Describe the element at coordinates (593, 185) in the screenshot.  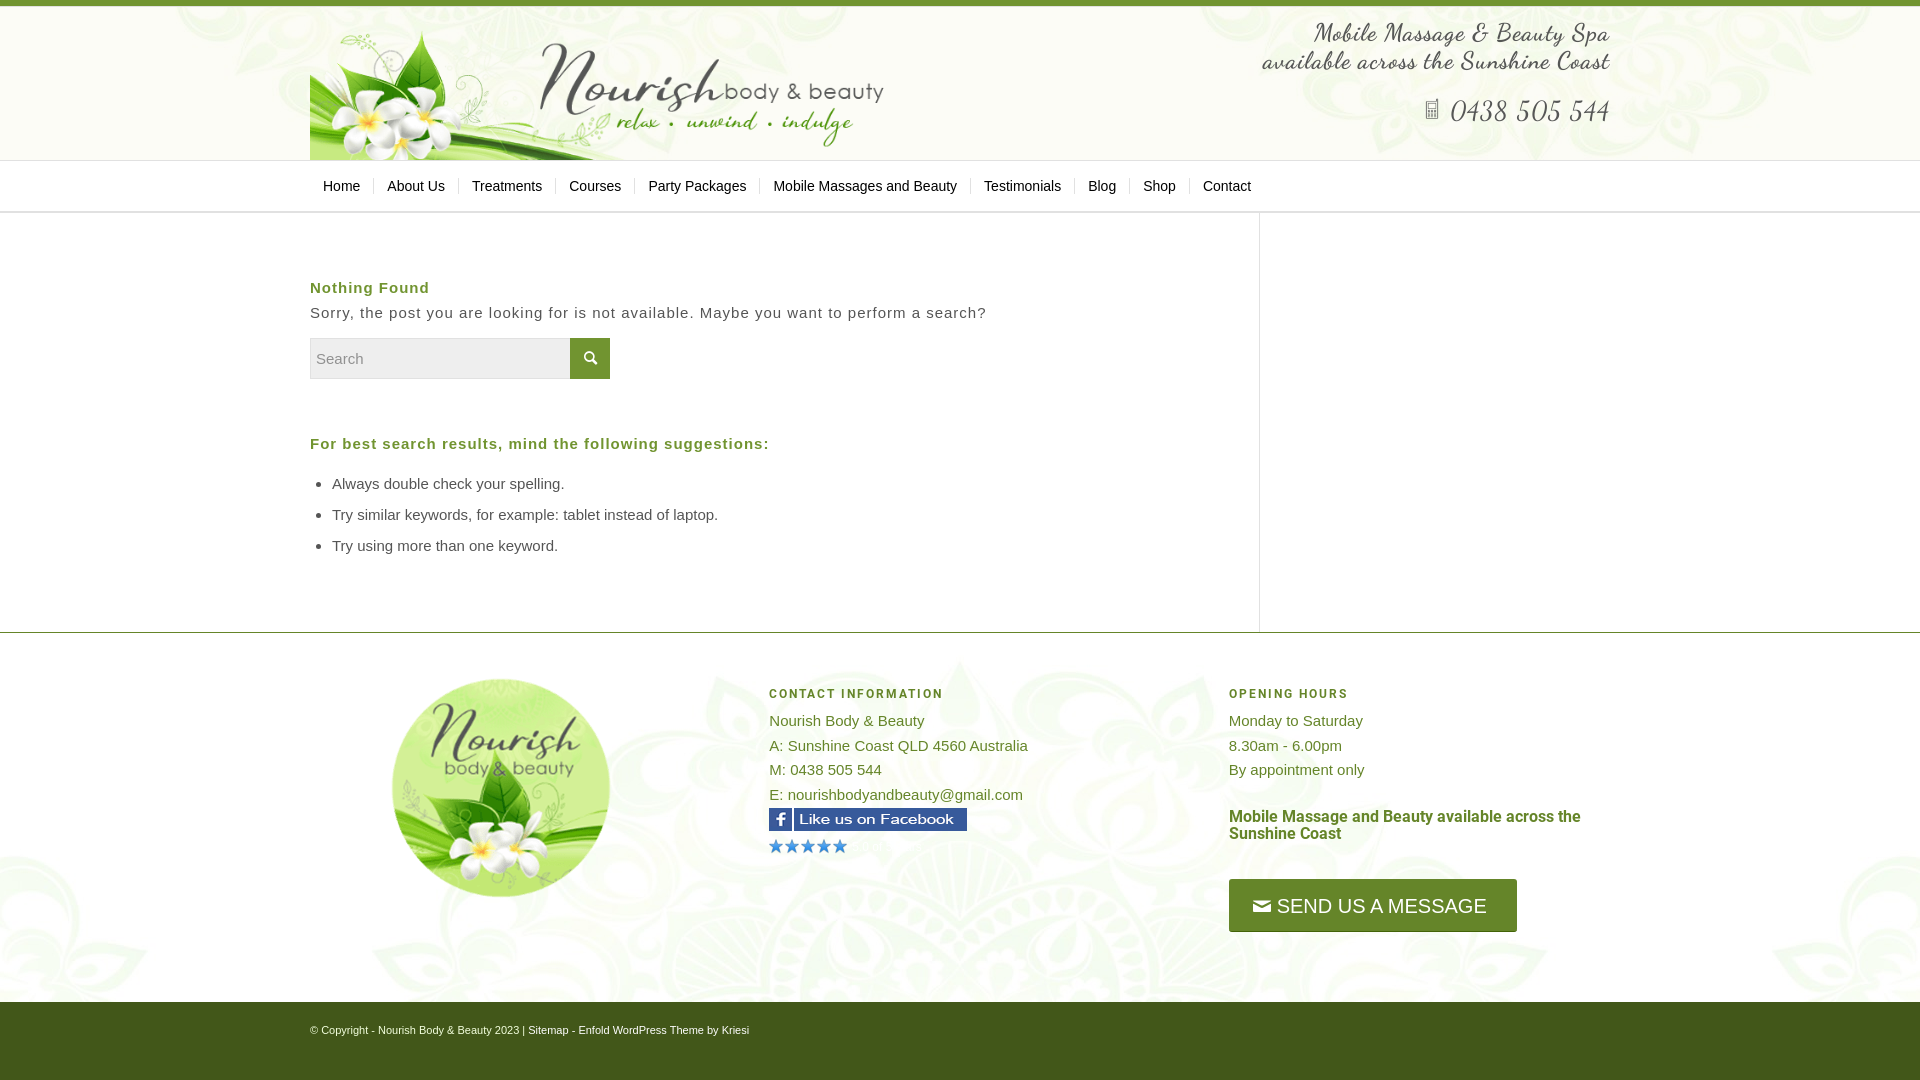
I see `'Courses'` at that location.